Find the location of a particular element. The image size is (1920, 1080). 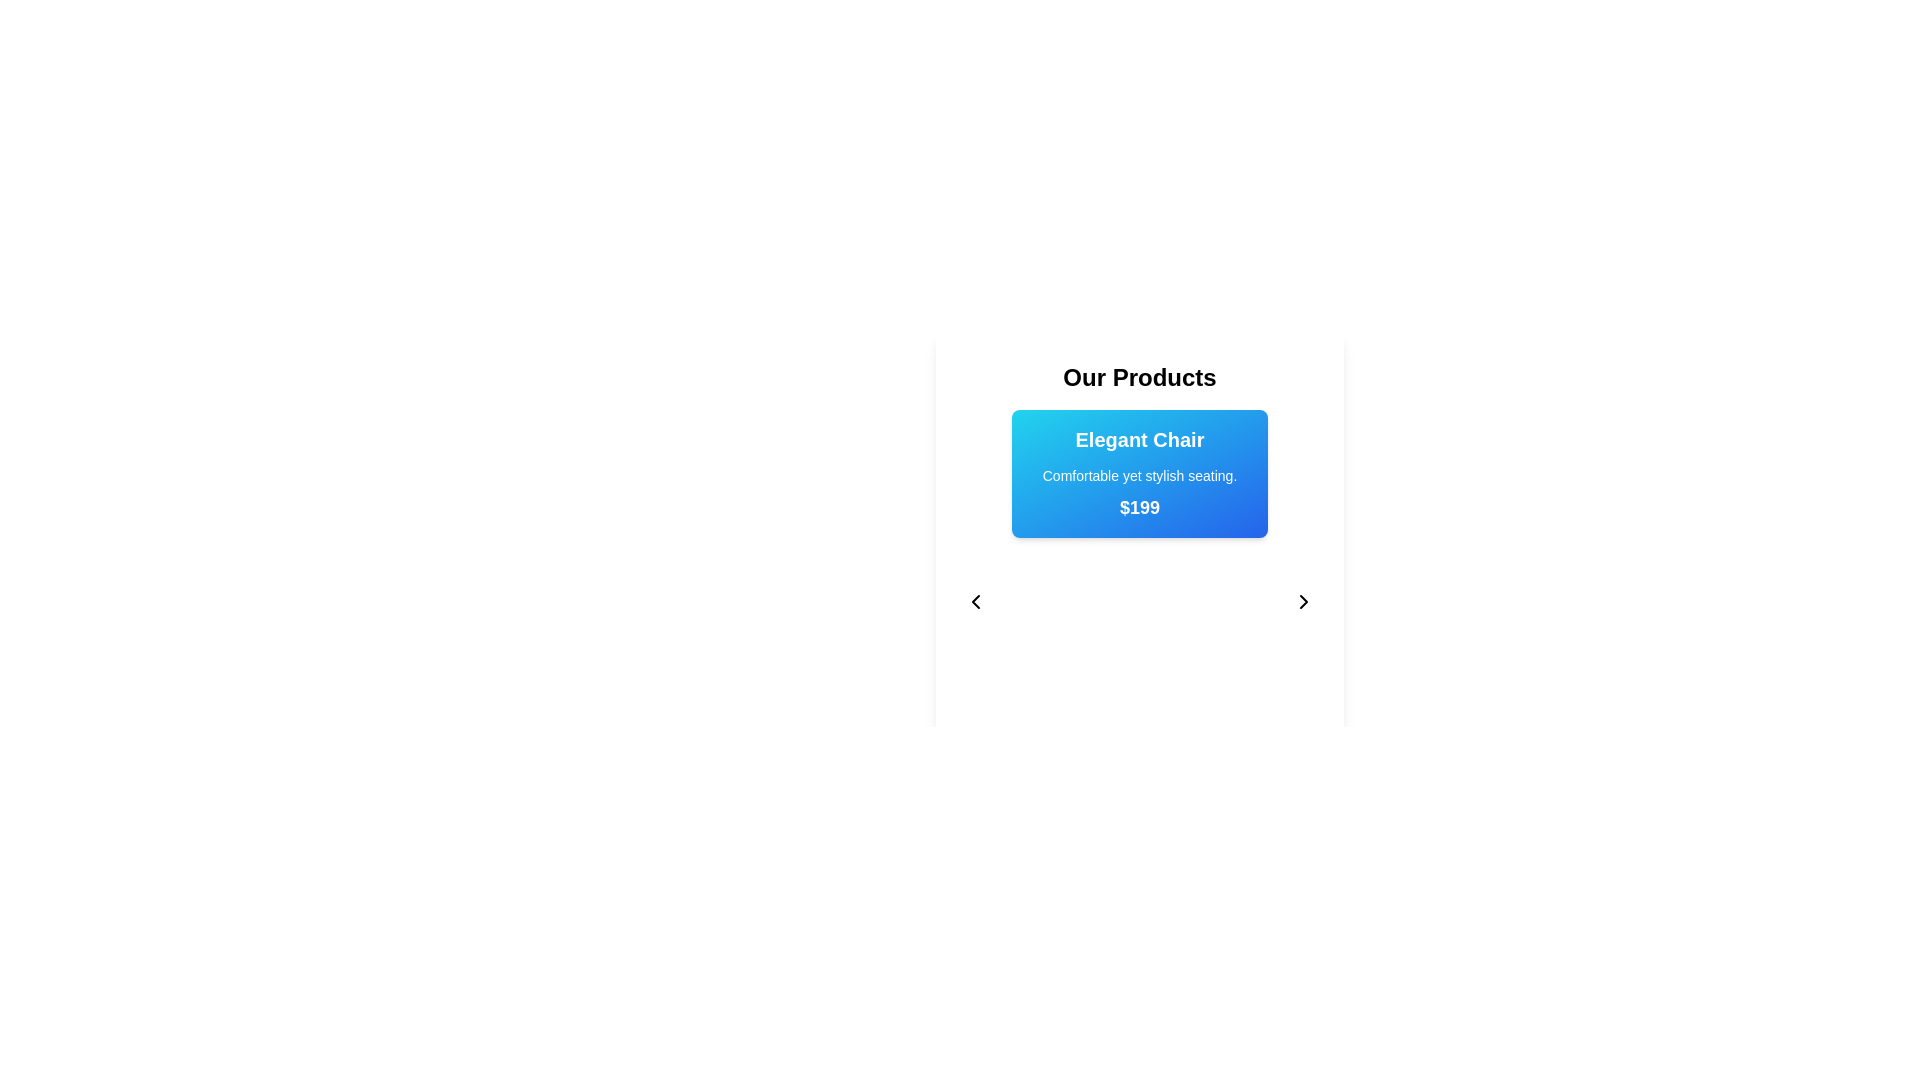

the left navigational arrow button to activate keyboard navigation is located at coordinates (975, 600).